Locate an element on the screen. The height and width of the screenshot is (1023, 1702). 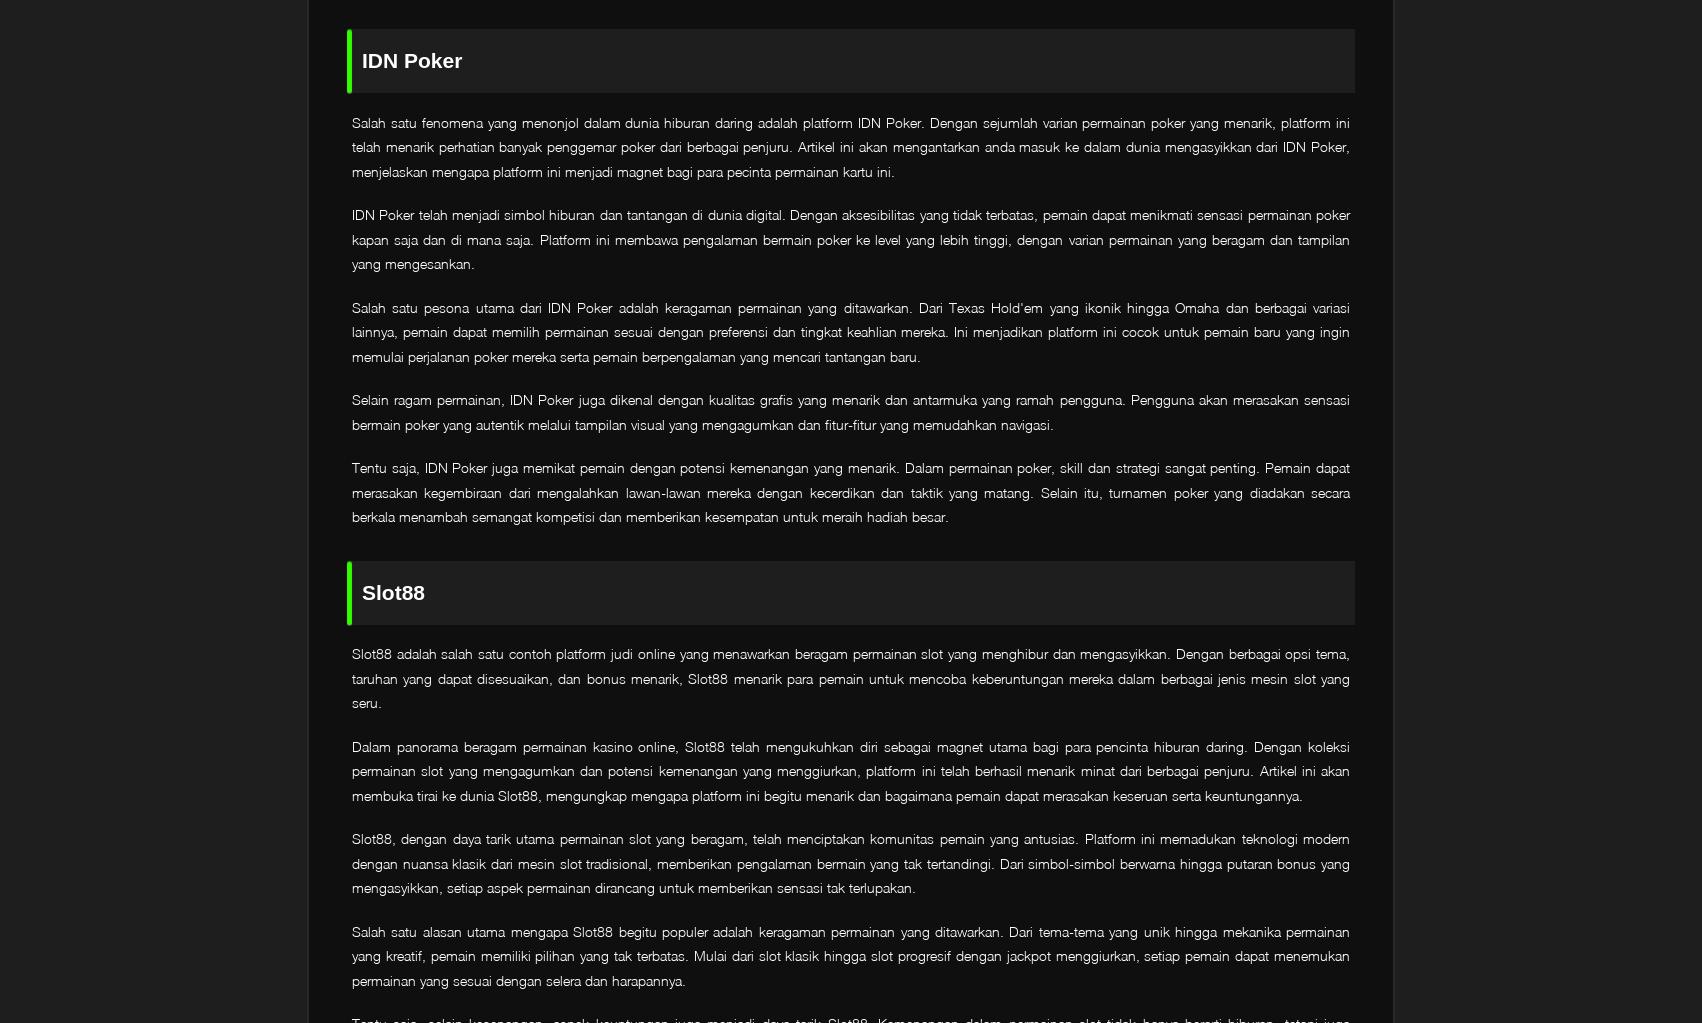
'Selain ragam permainan, IDN Poker juga dikenal dengan kualitas grafis yang menarik dan antarmuka yang ramah pengguna. Pengguna akan merasakan sensasi bermain poker yang autentik melalui tampilan visual yang mengagumkan dan fitur-fitur yang memudahkan navigasi.' is located at coordinates (351, 411).